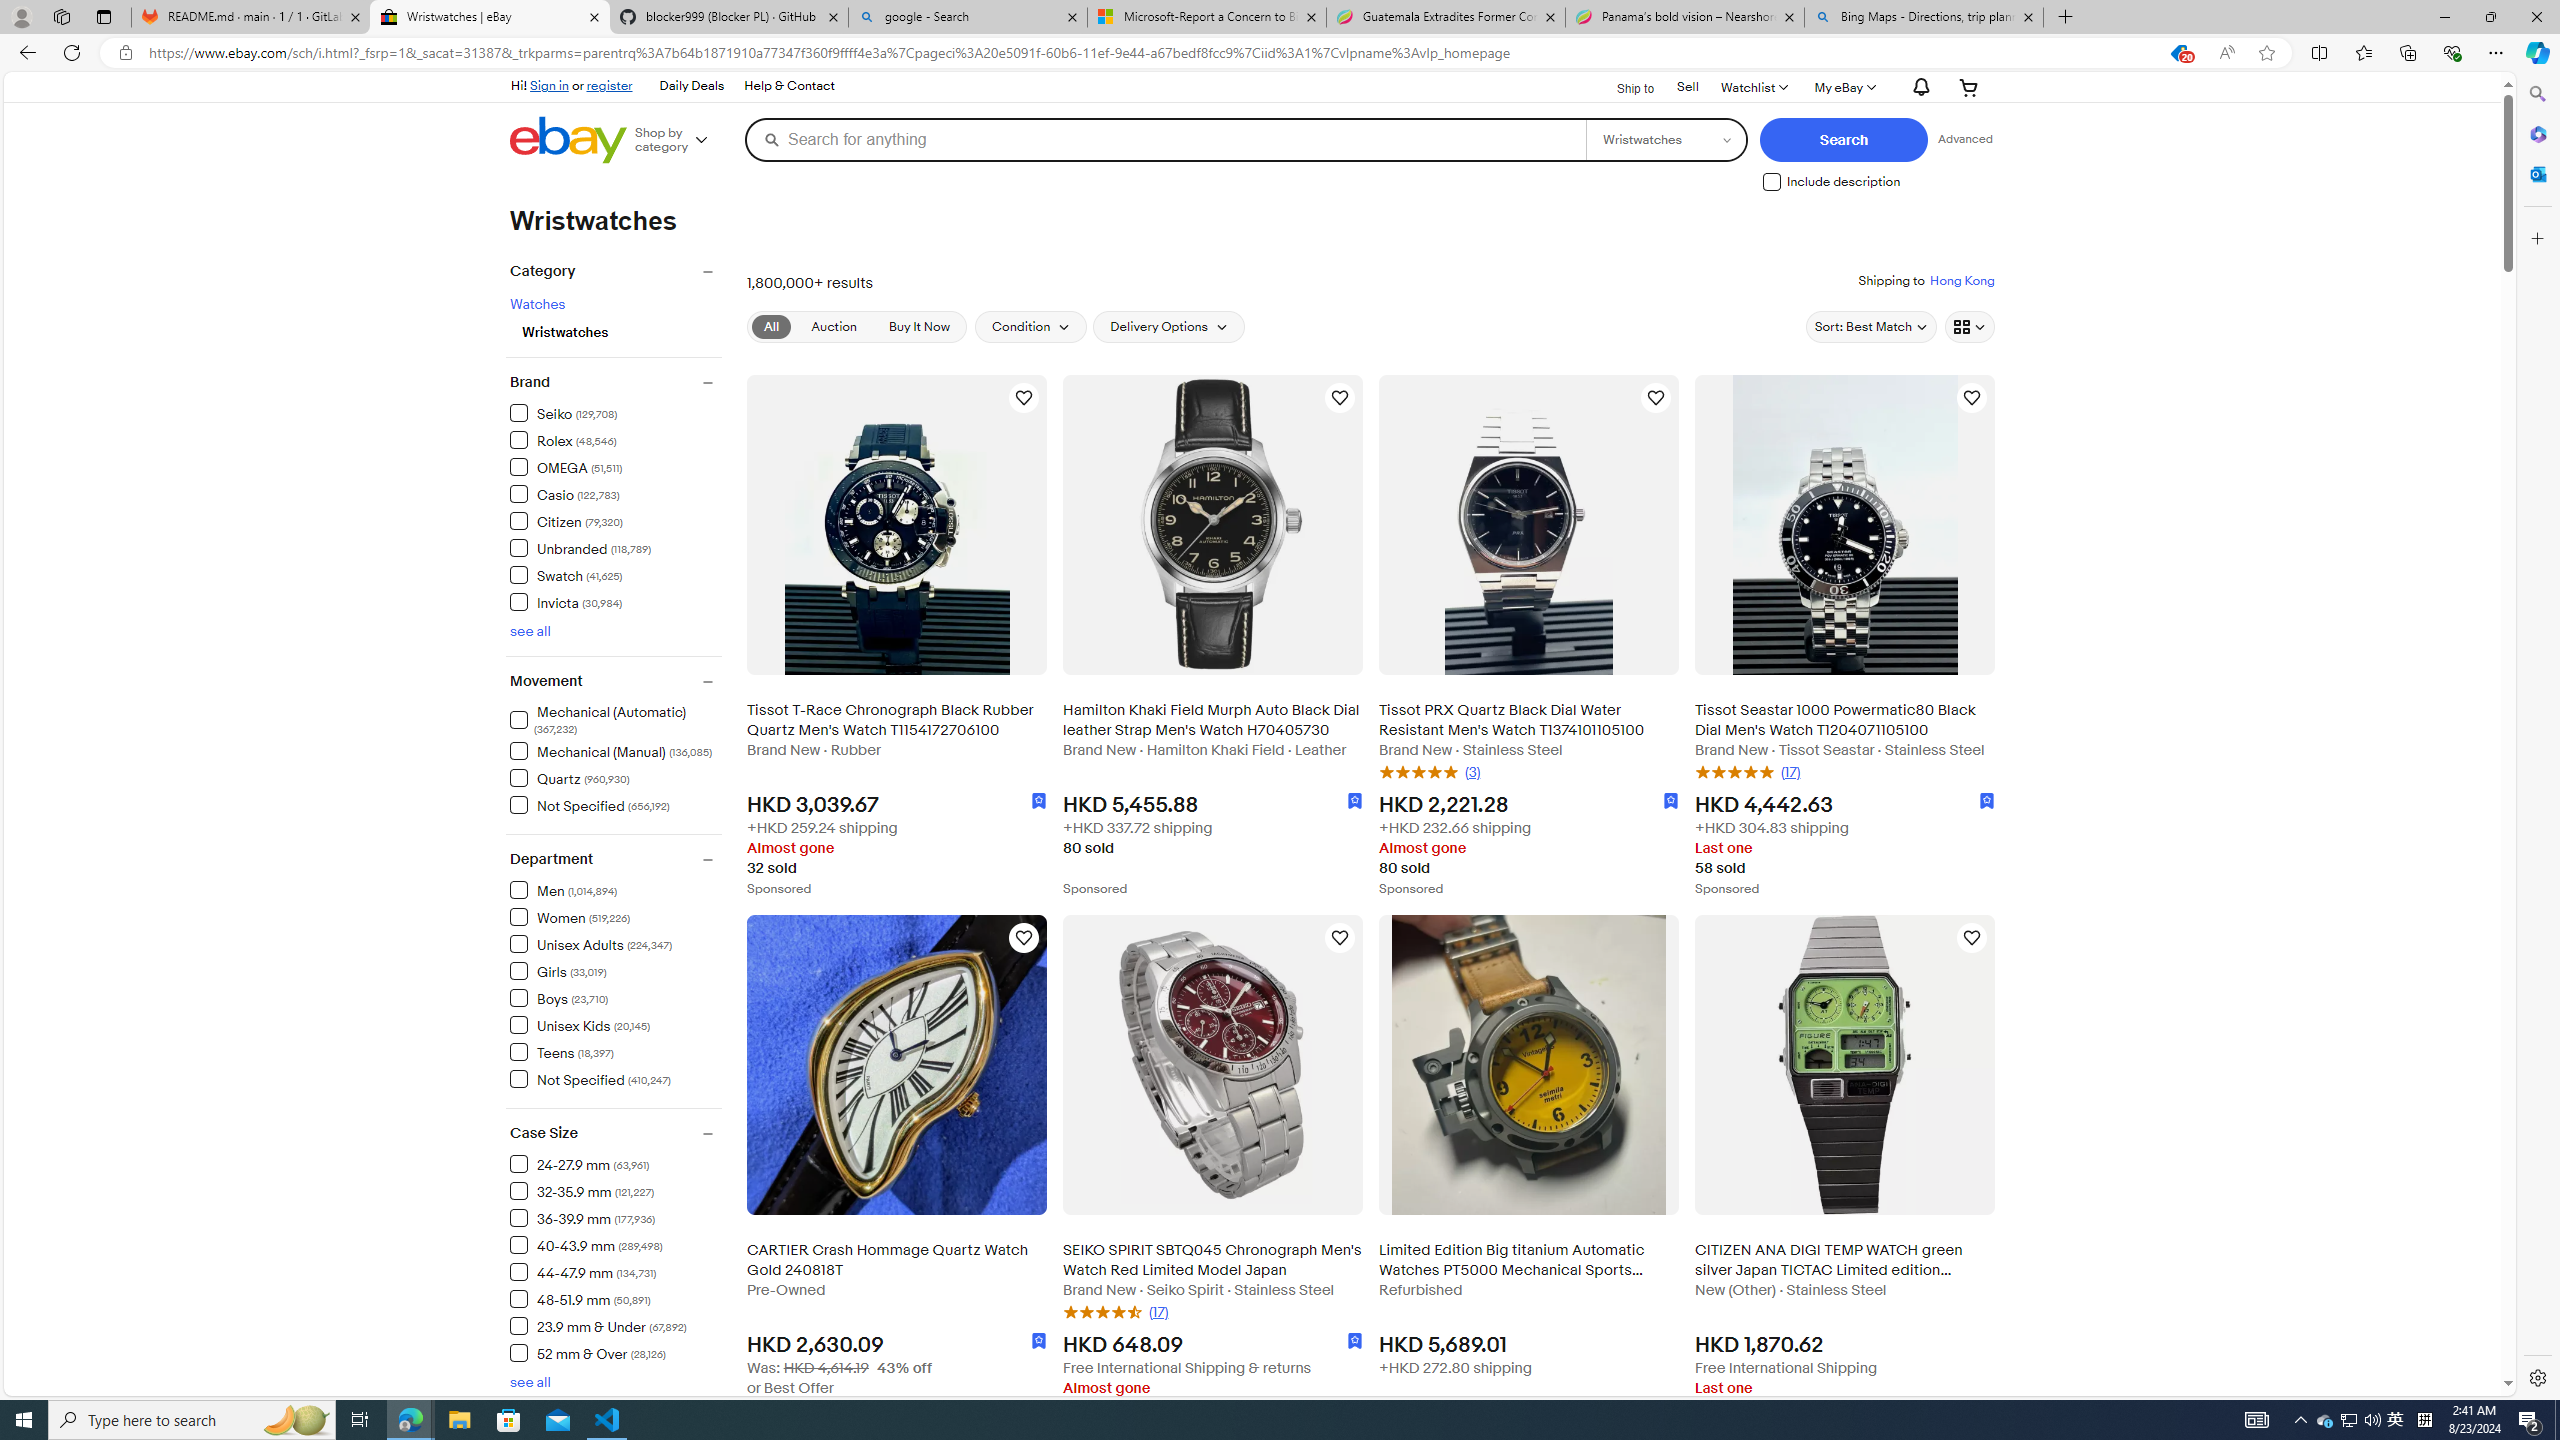 The width and height of the screenshot is (2560, 1440). What do you see at coordinates (615, 1133) in the screenshot?
I see `'Case Size'` at bounding box center [615, 1133].